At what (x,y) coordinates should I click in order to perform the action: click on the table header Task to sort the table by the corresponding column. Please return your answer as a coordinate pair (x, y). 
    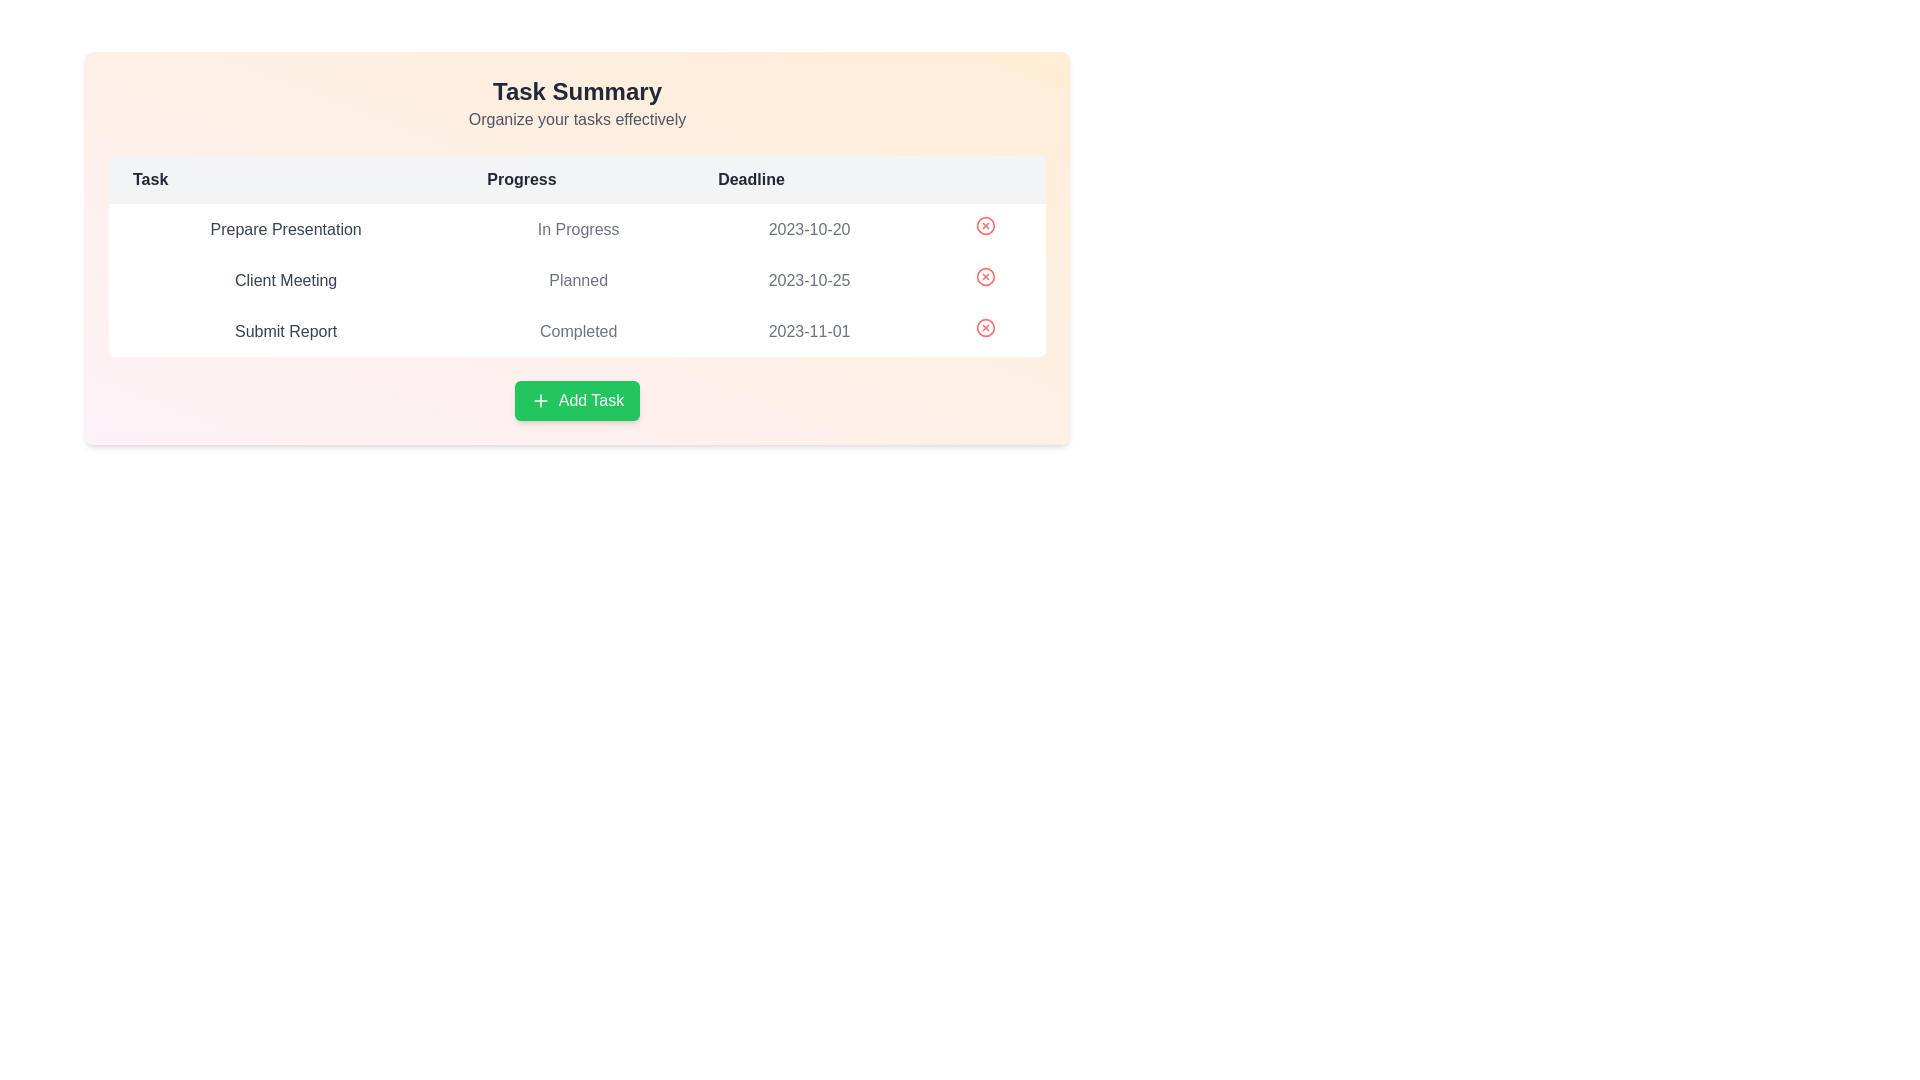
    Looking at the image, I should click on (285, 180).